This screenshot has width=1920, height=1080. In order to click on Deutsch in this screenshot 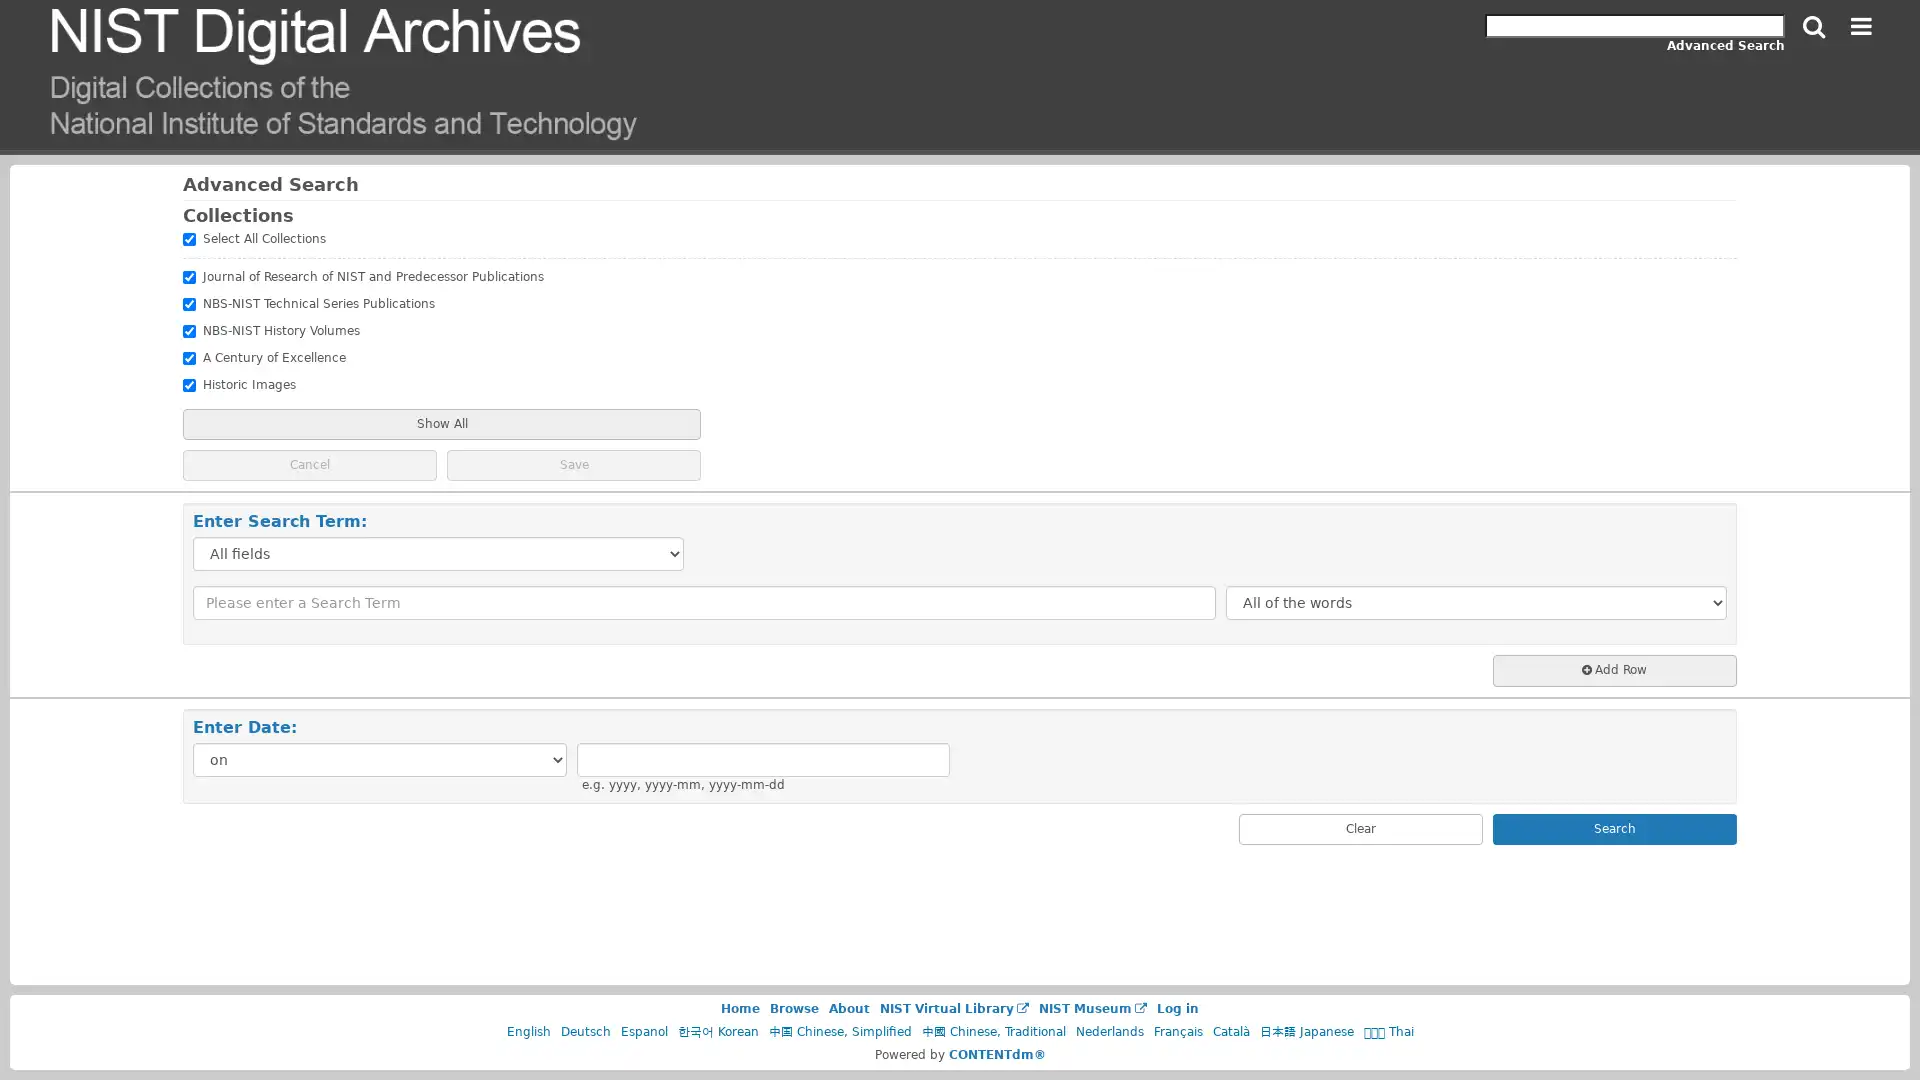, I will do `click(584, 1032)`.